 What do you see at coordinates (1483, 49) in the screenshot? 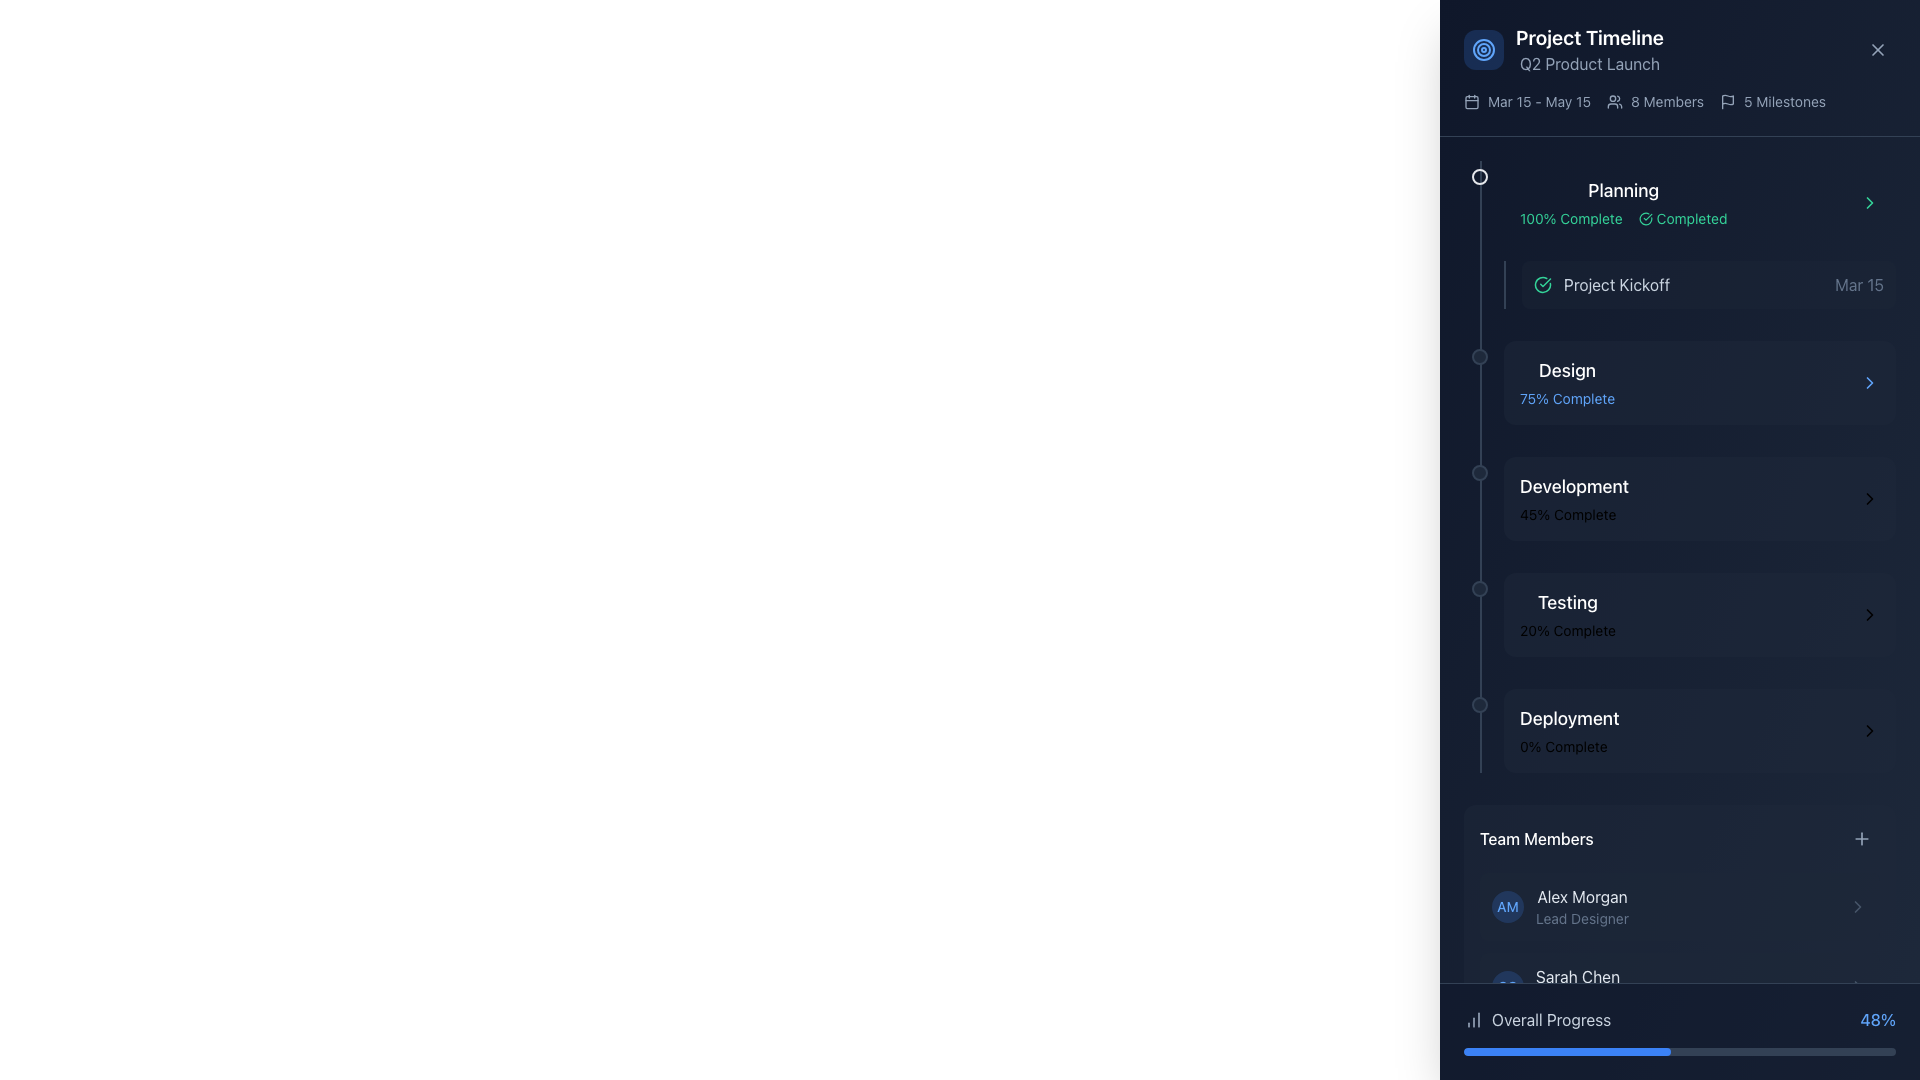
I see `the middle SVG circle element, which symbolizes focus in the sidebar, to engage with its surrounding graphic components` at bounding box center [1483, 49].